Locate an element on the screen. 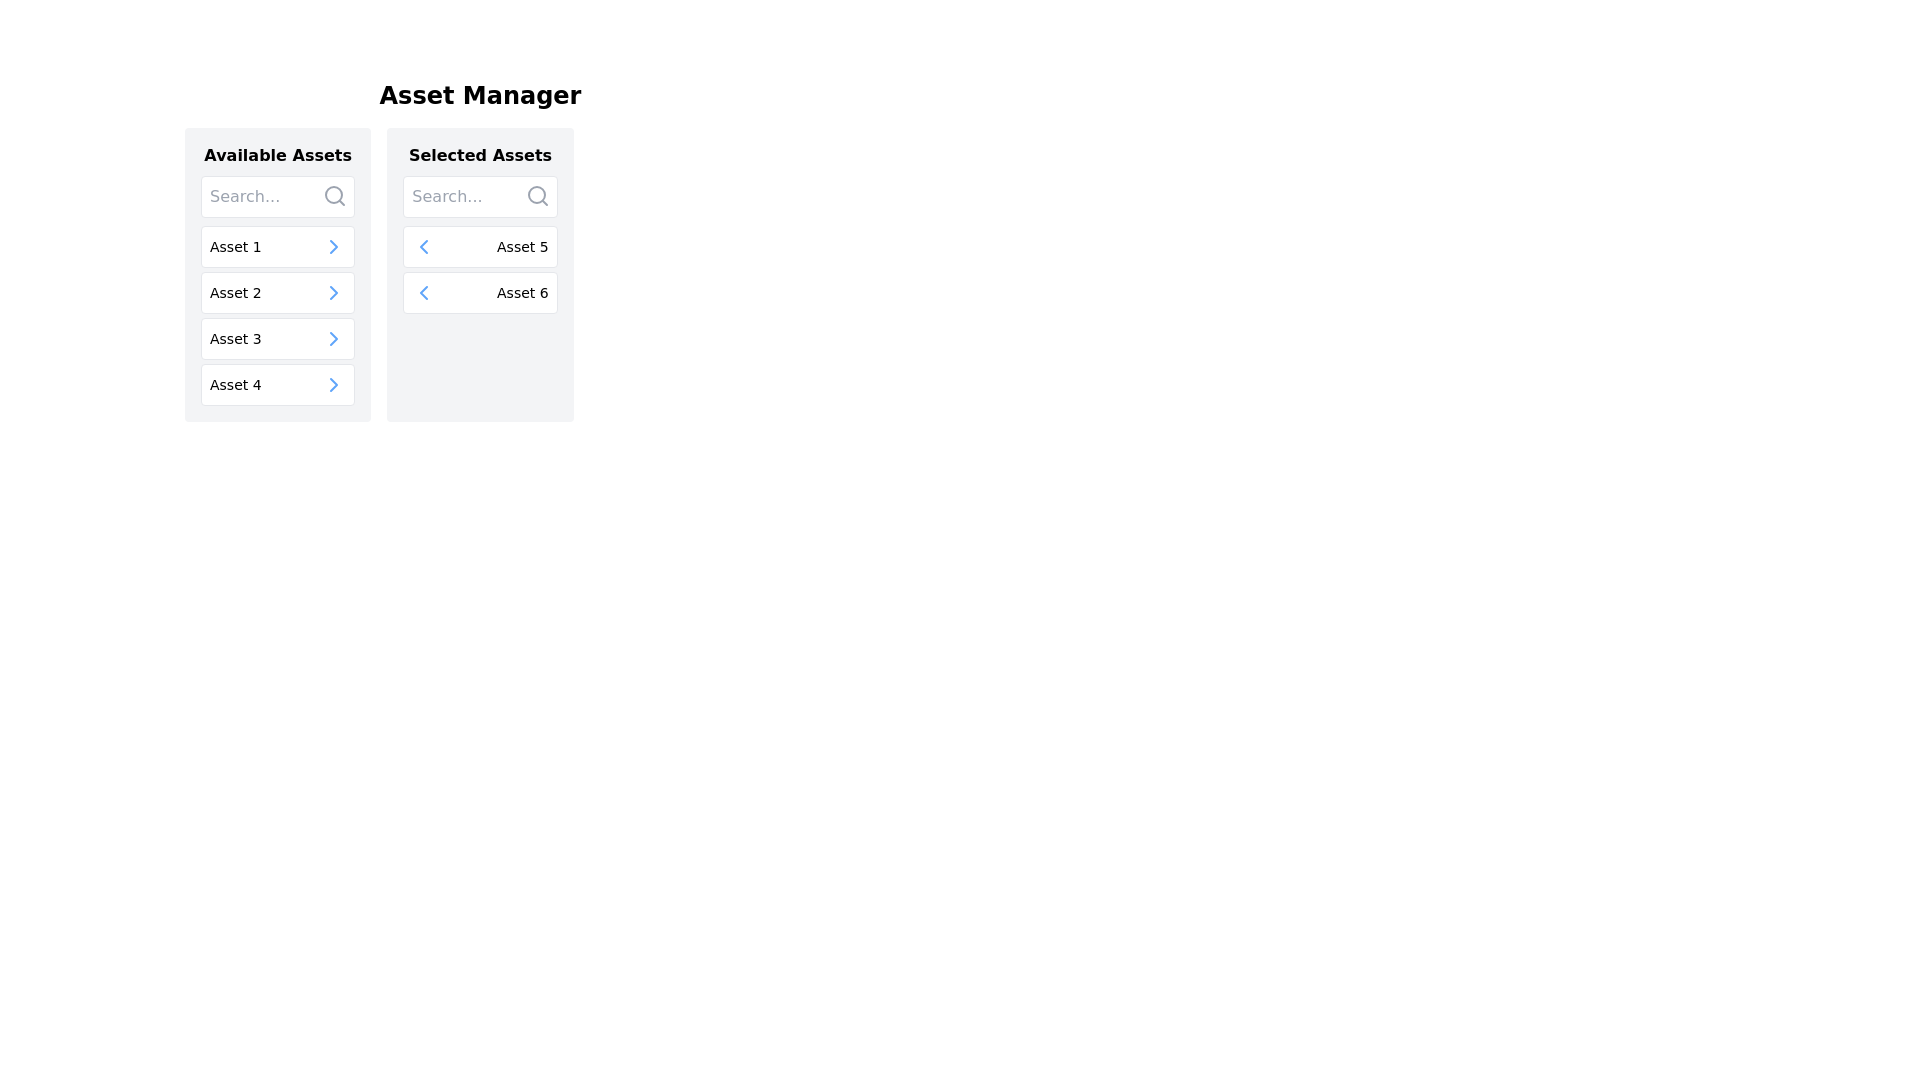  the left-pointing chevron icon button, which has a blue stroke and is located to the left of the text 'Asset 5' in the 'Selected Assets' column is located at coordinates (422, 245).